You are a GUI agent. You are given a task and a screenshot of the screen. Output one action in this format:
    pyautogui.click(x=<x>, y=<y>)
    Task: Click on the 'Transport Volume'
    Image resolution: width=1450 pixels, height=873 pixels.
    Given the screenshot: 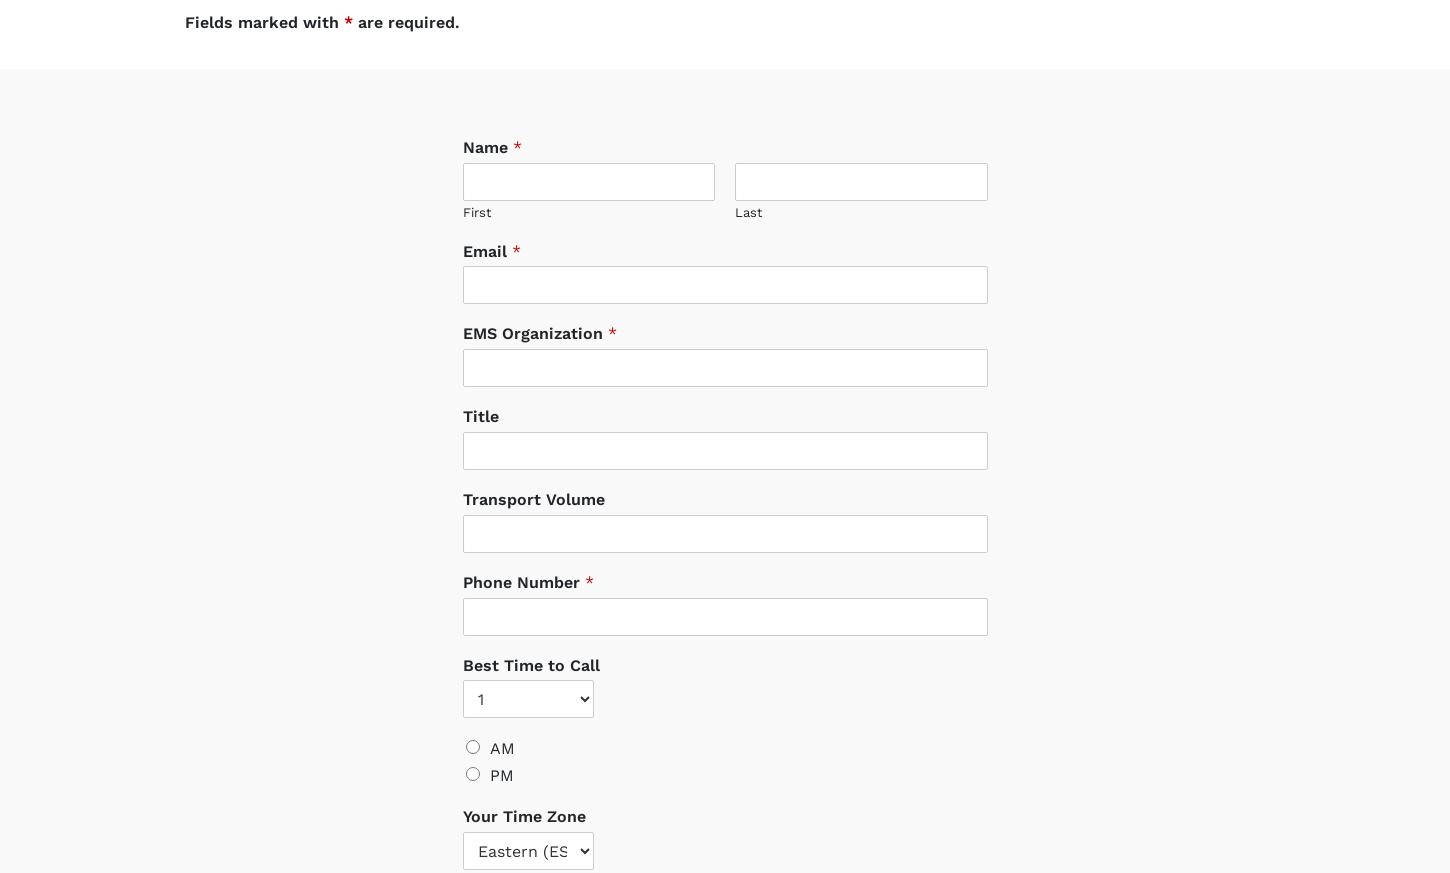 What is the action you would take?
    pyautogui.click(x=533, y=480)
    